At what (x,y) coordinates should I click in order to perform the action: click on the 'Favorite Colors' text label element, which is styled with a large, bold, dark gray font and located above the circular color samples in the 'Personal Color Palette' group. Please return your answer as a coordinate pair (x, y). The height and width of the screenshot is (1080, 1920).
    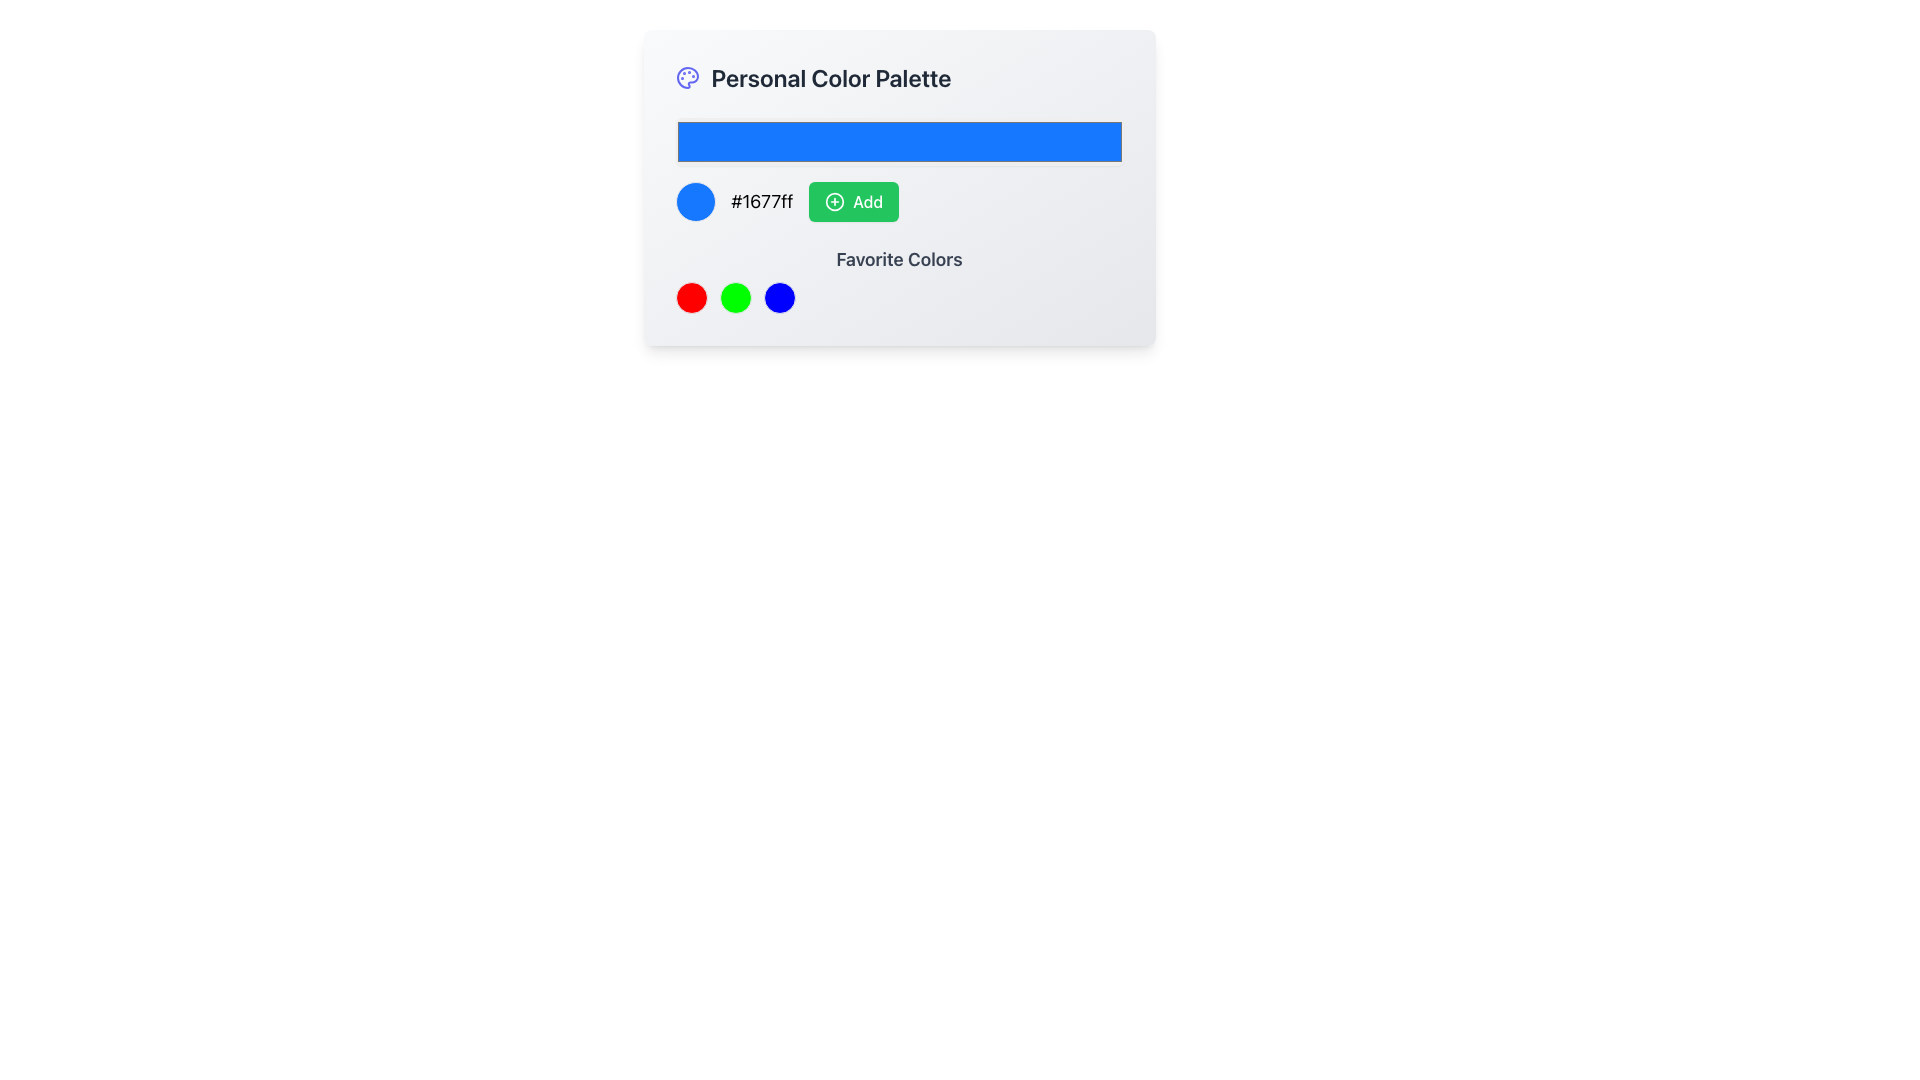
    Looking at the image, I should click on (898, 258).